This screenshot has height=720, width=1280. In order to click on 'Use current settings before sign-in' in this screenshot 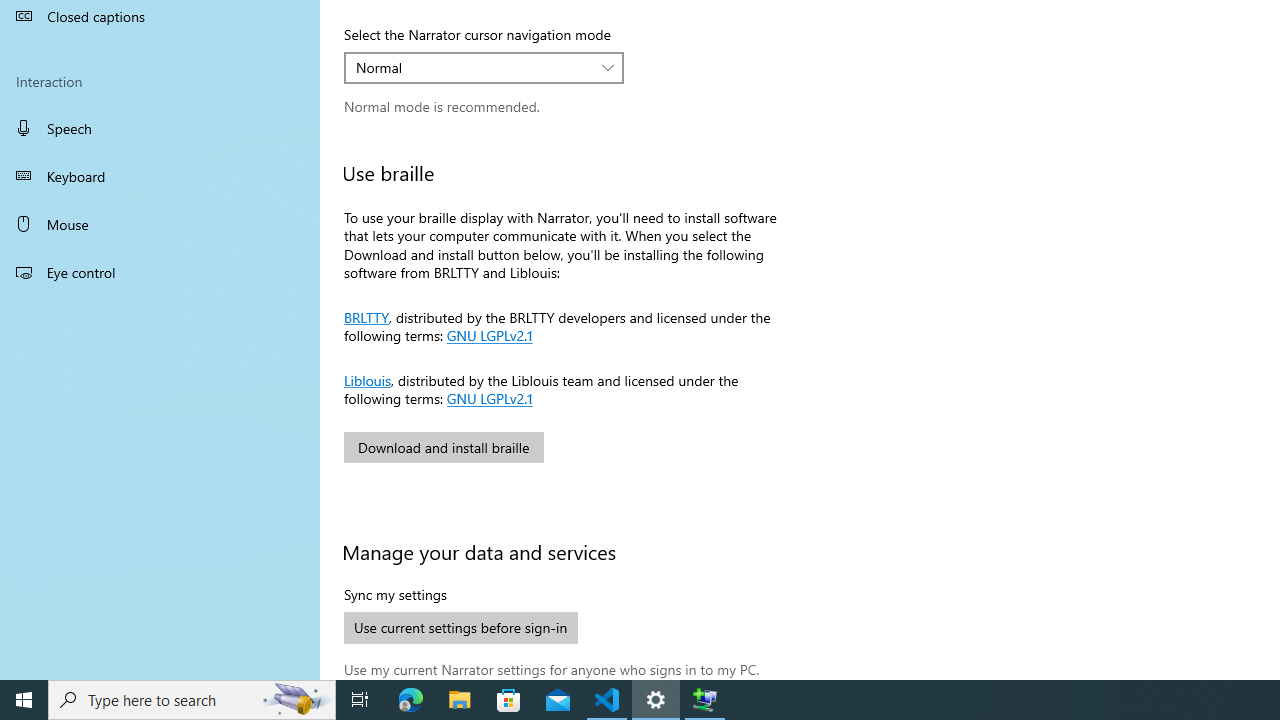, I will do `click(460, 626)`.